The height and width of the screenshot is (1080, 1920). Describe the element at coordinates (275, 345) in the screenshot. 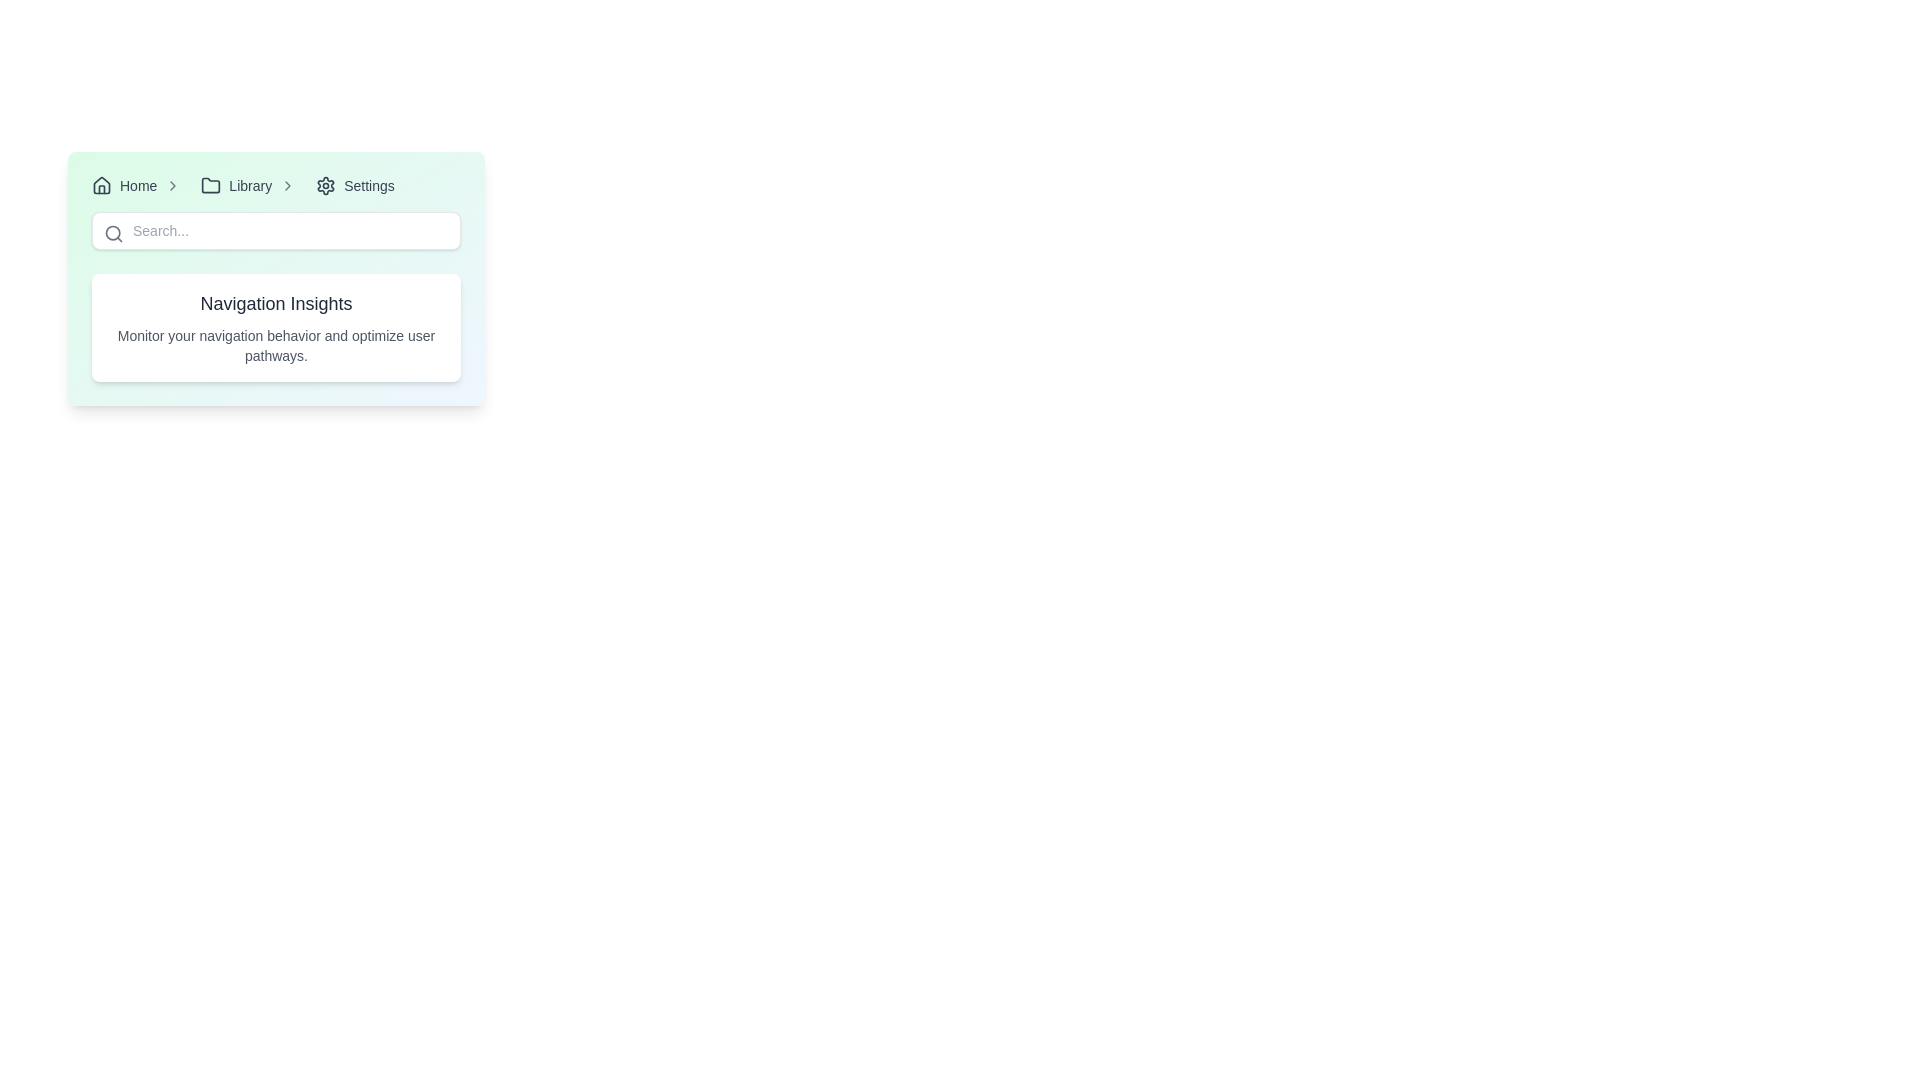

I see `the static informative text displaying 'Monitor your navigation behavior and optimize user pathways.' which is located below the heading 'Navigation Insights'` at that location.